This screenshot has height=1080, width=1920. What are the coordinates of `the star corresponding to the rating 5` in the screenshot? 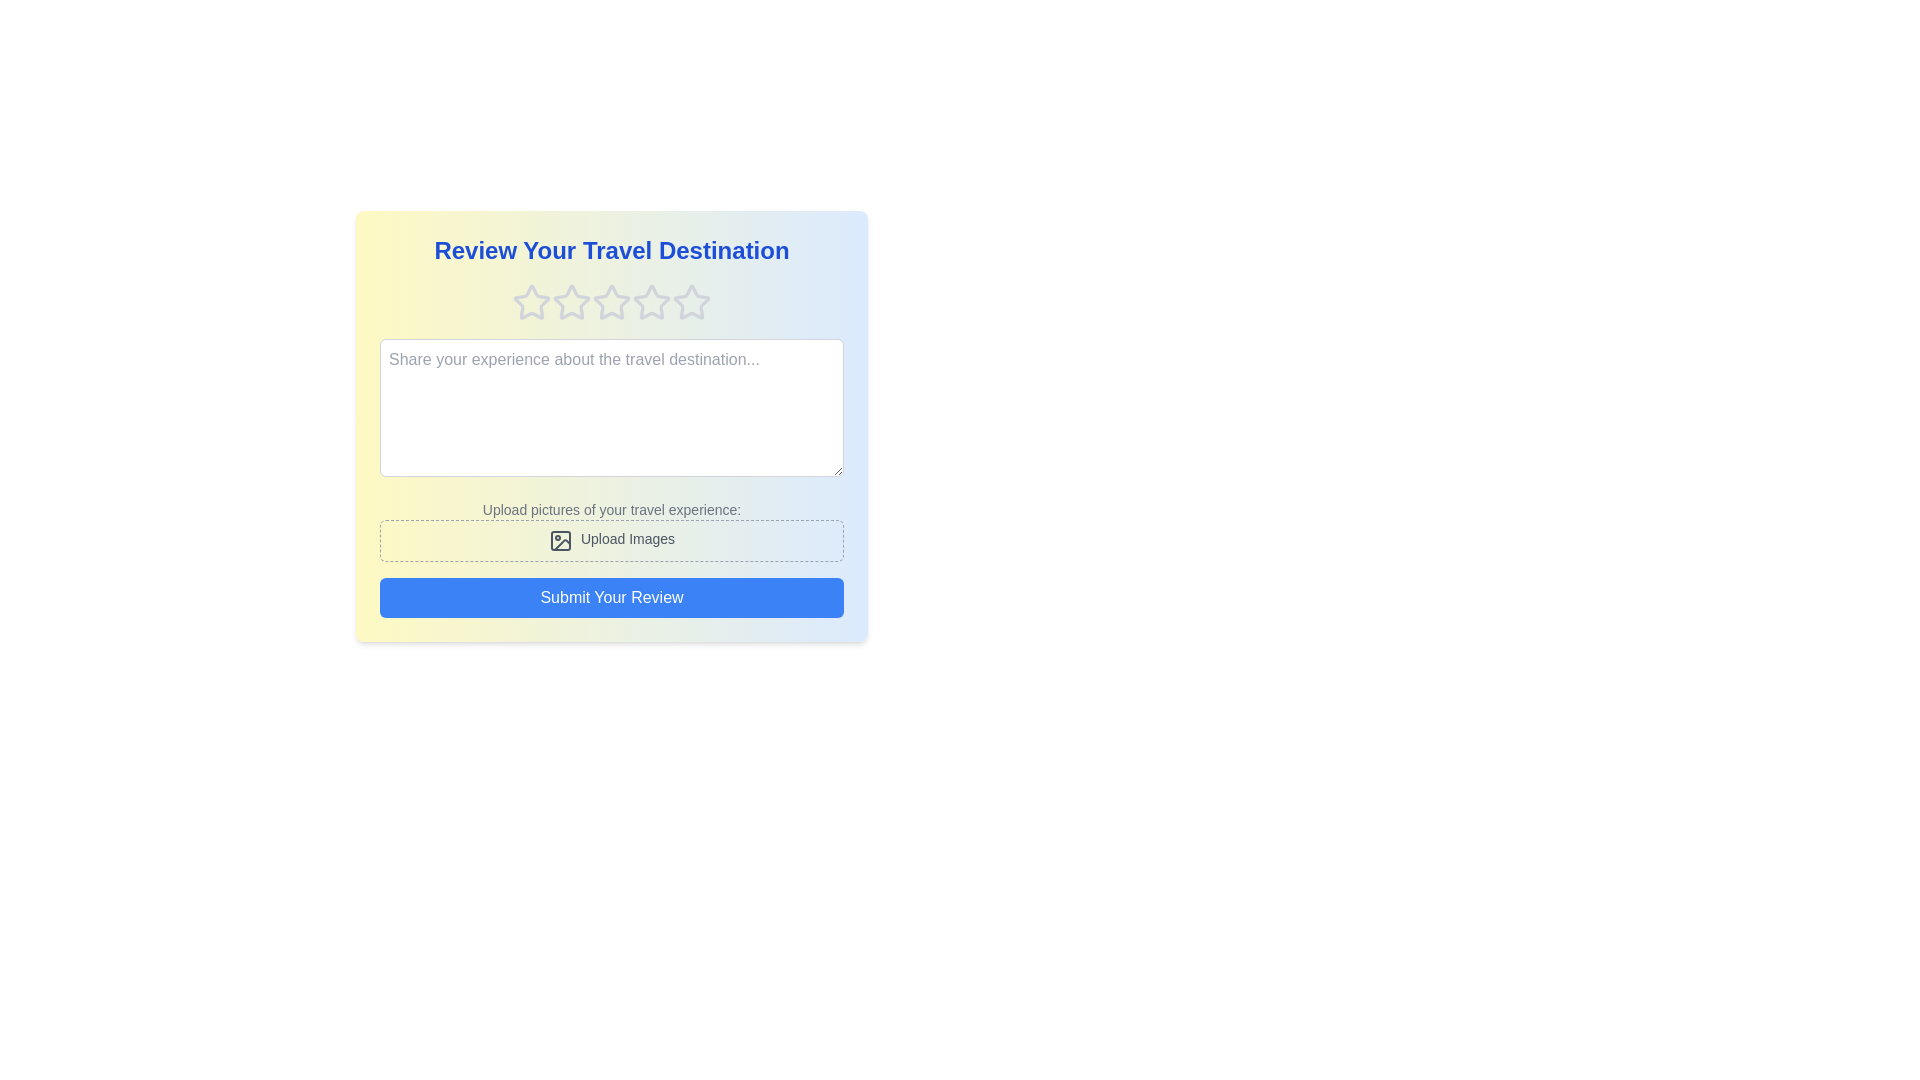 It's located at (691, 303).